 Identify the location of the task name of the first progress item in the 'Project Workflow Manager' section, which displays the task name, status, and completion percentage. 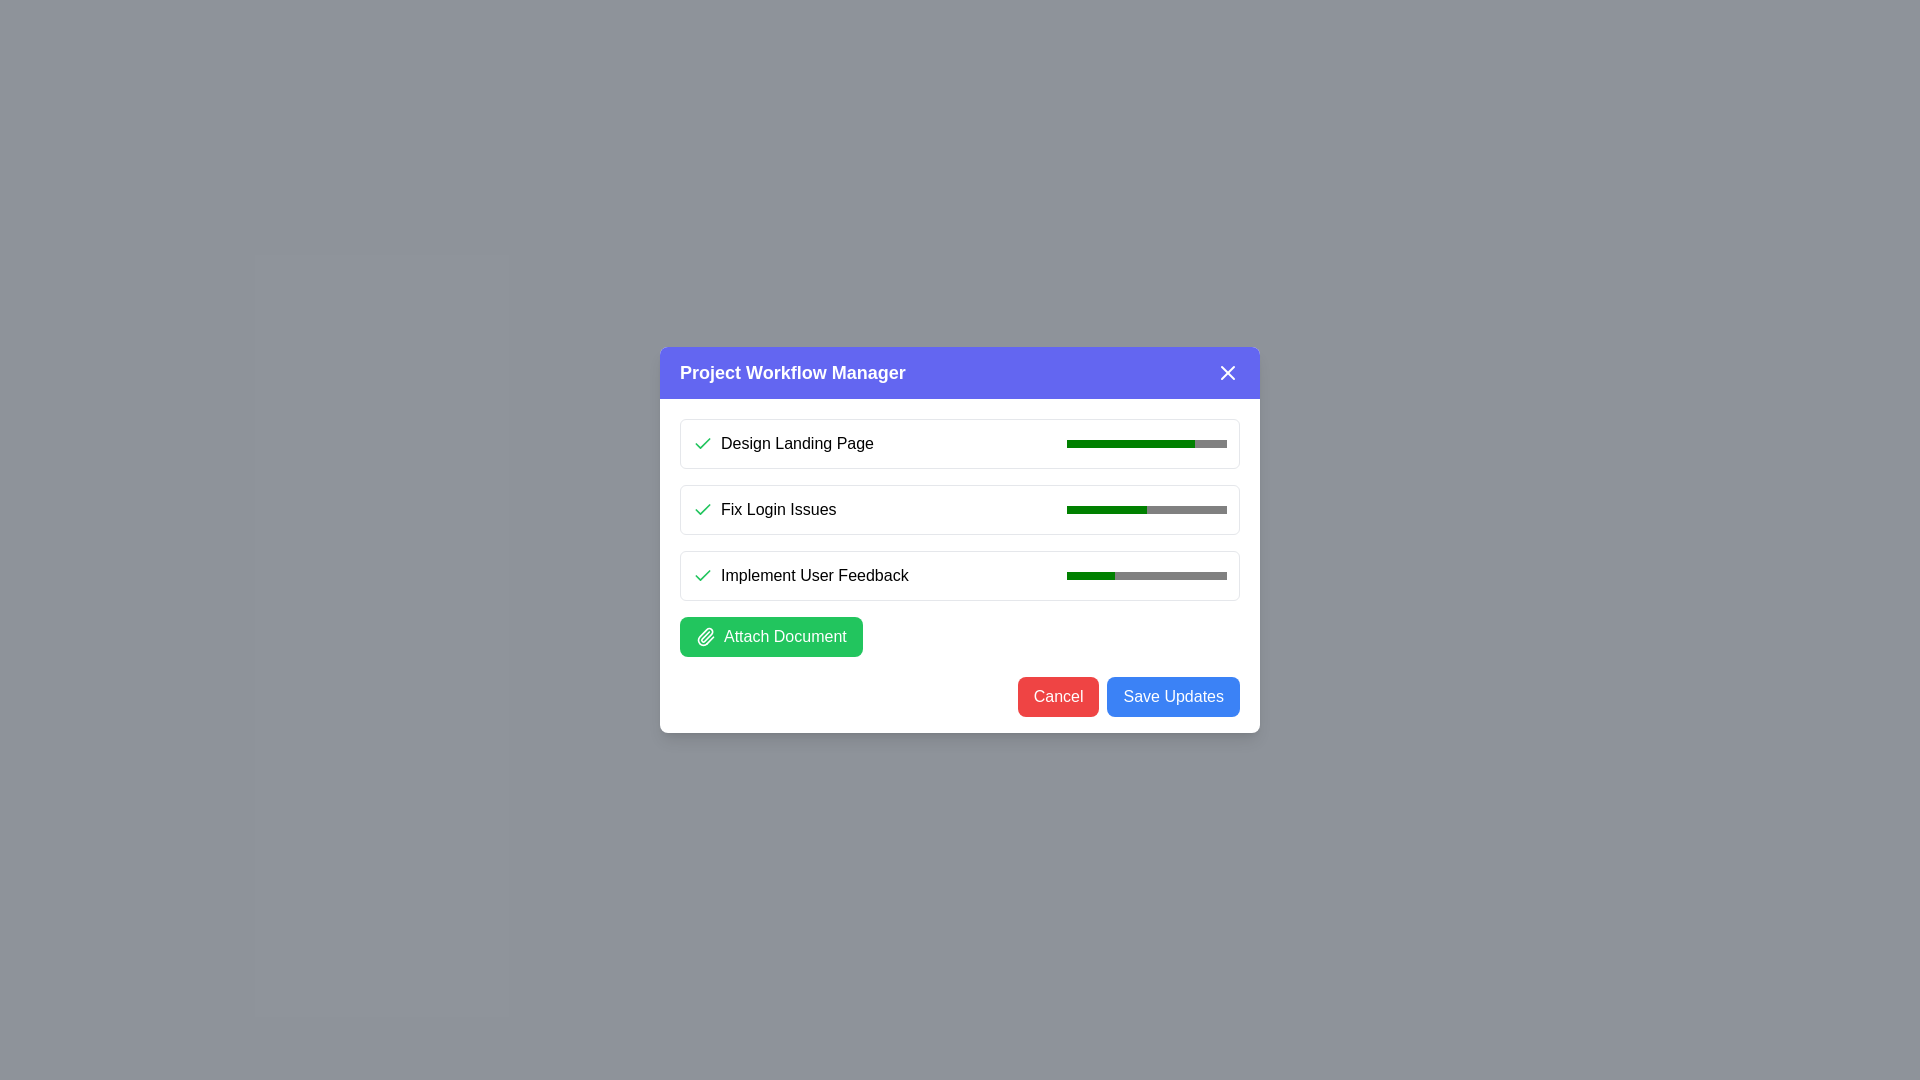
(960, 442).